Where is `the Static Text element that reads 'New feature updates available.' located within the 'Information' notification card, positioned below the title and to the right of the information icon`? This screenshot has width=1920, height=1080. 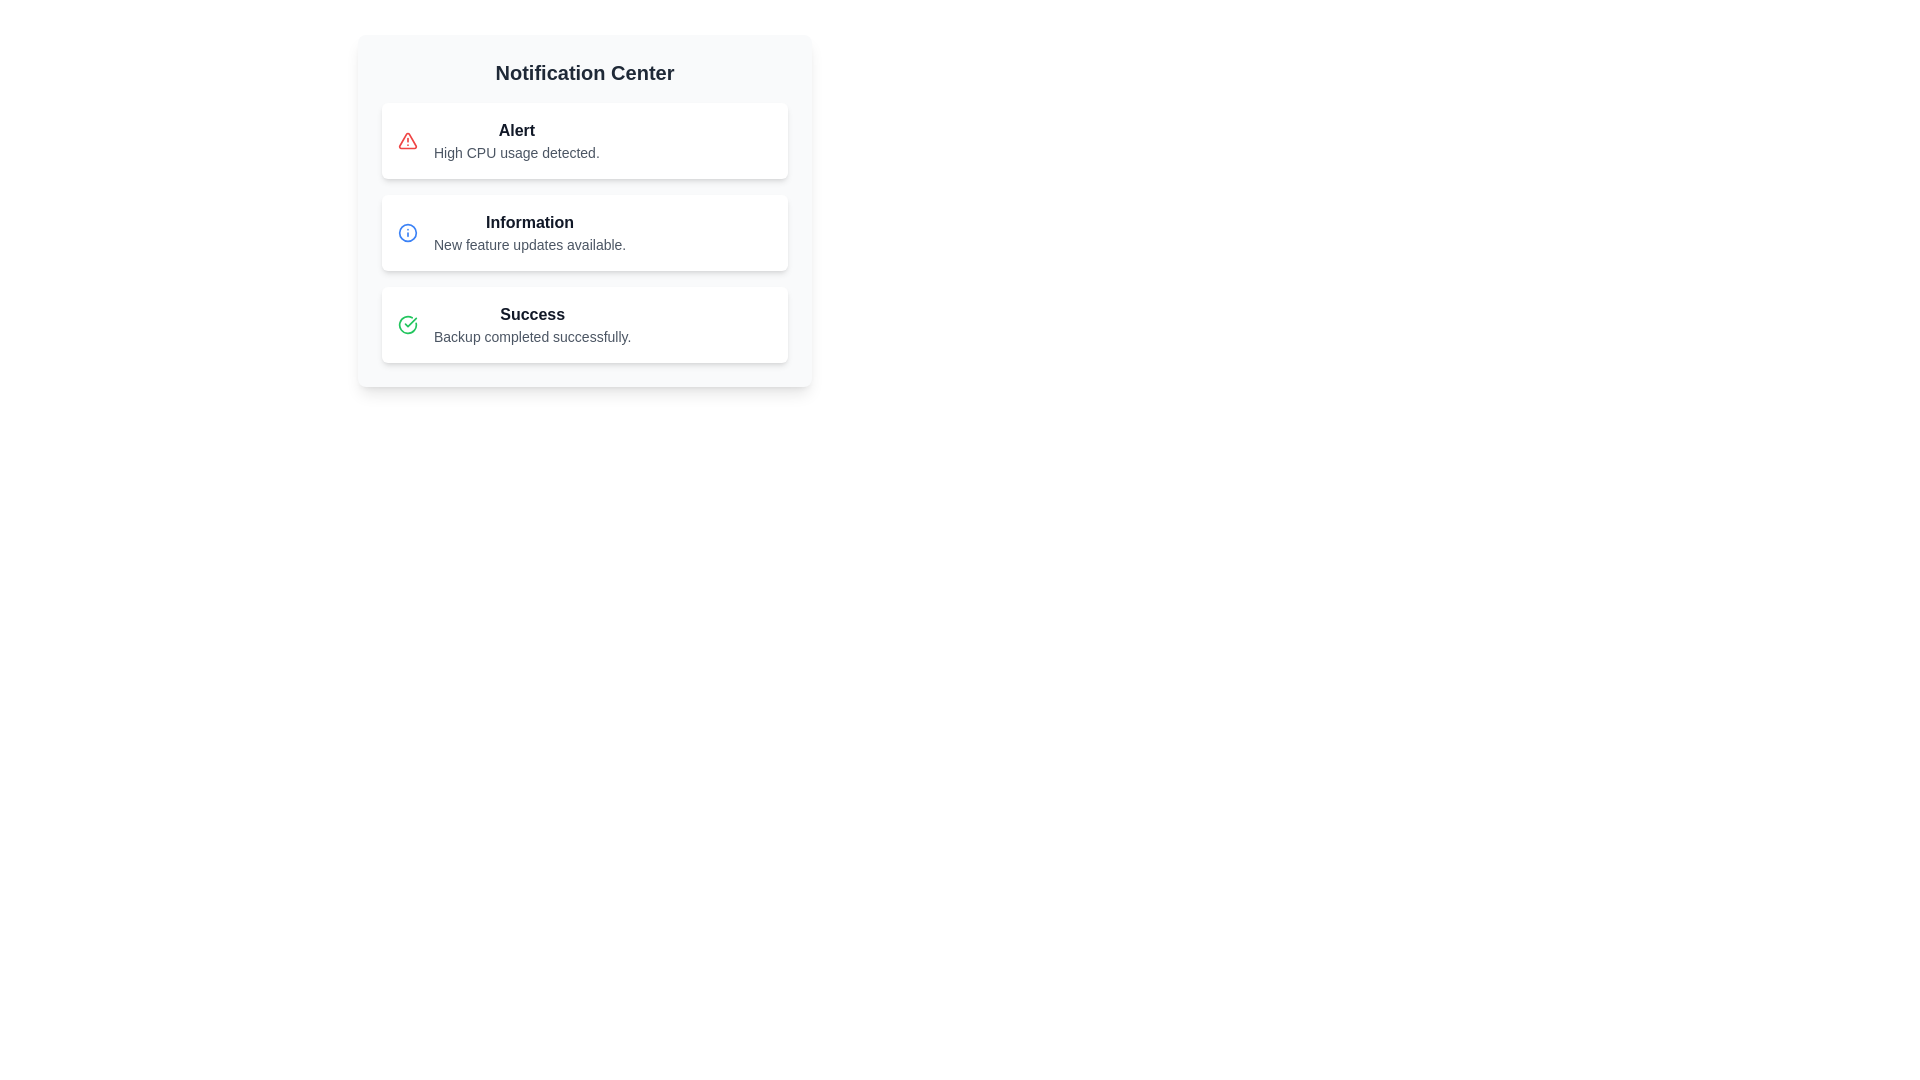
the Static Text element that reads 'New feature updates available.' located within the 'Information' notification card, positioned below the title and to the right of the information icon is located at coordinates (530, 244).